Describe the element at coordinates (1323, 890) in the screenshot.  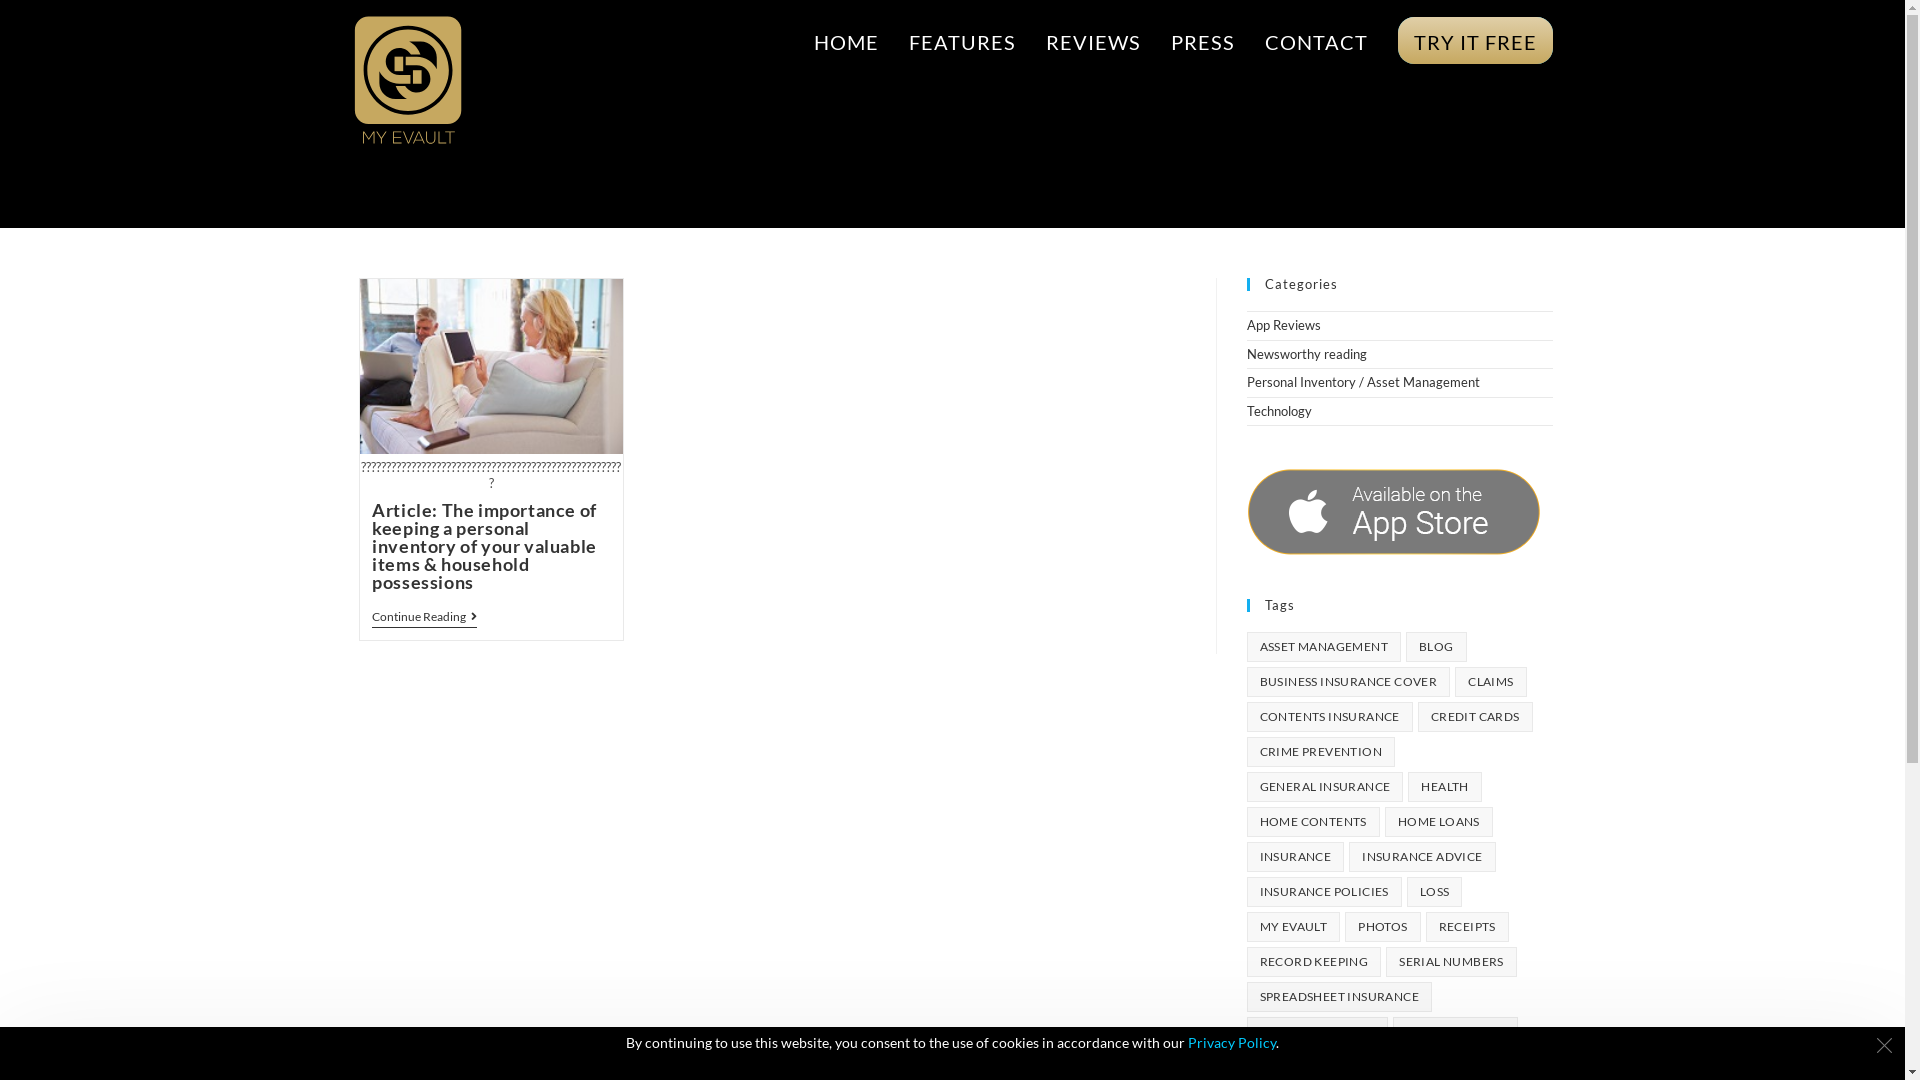
I see `'INSURANCE POLICIES'` at that location.